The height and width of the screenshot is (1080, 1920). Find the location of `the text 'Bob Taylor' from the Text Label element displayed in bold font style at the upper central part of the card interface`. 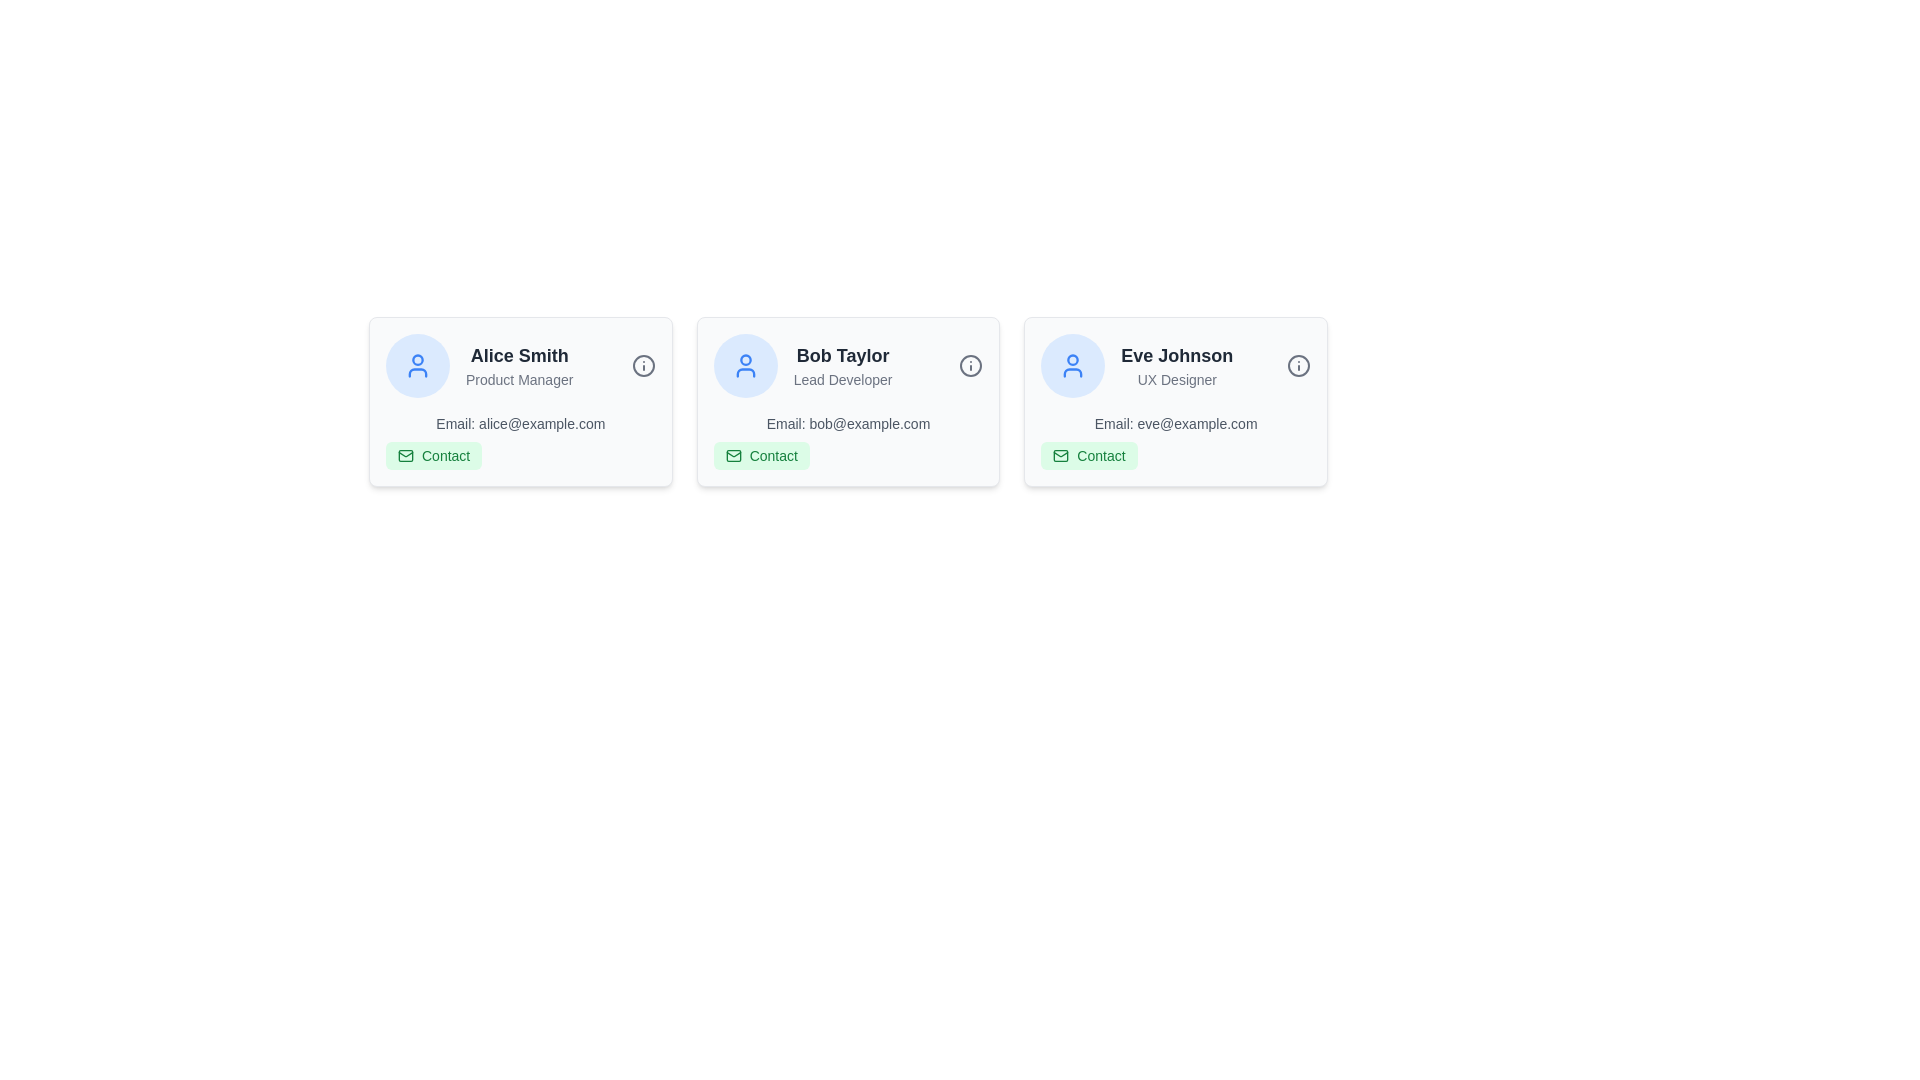

the text 'Bob Taylor' from the Text Label element displayed in bold font style at the upper central part of the card interface is located at coordinates (843, 354).